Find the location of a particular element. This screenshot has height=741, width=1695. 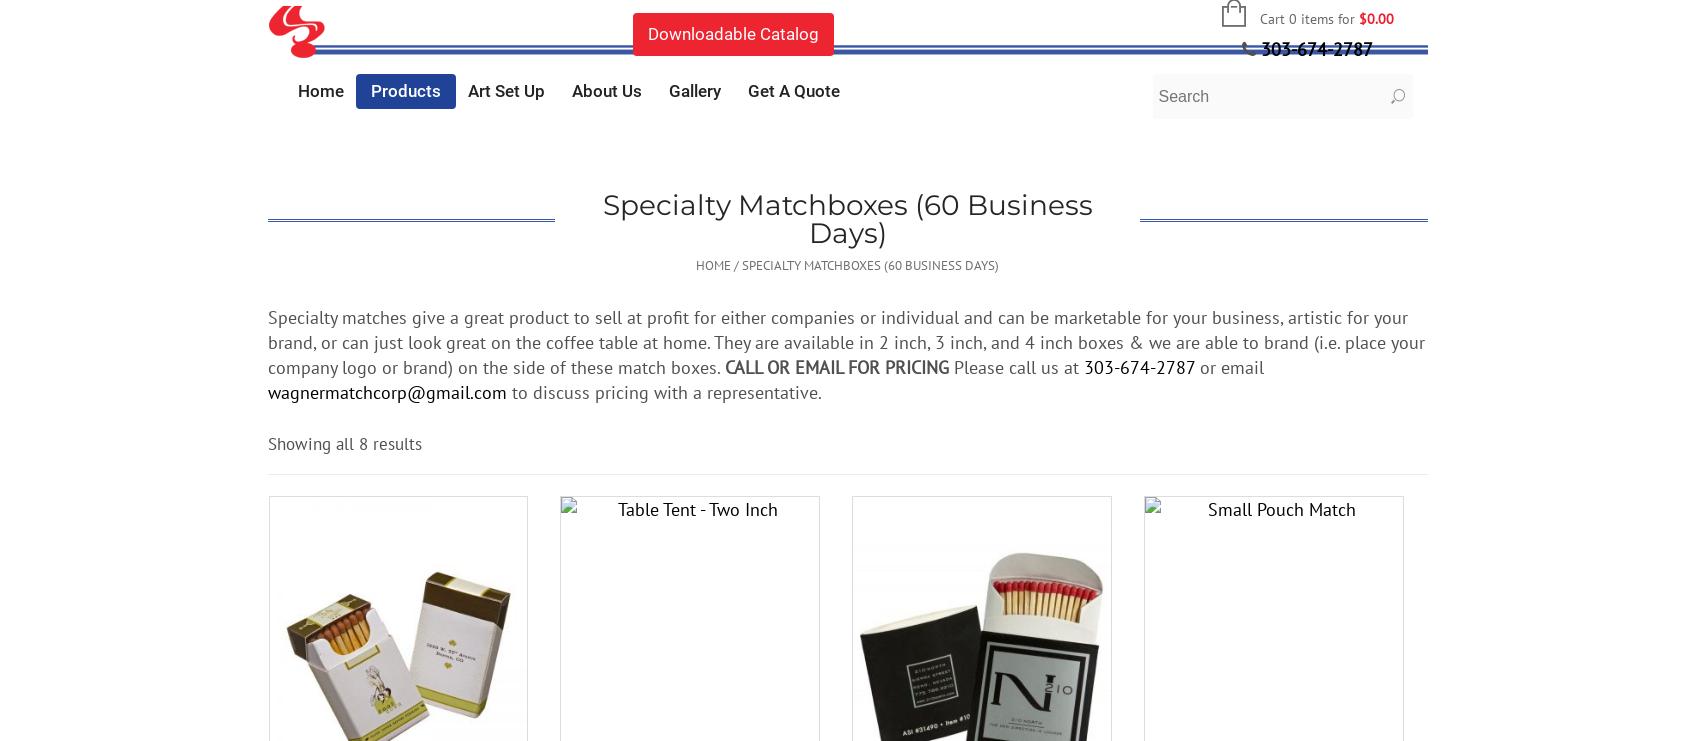

'$' is located at coordinates (1361, 17).